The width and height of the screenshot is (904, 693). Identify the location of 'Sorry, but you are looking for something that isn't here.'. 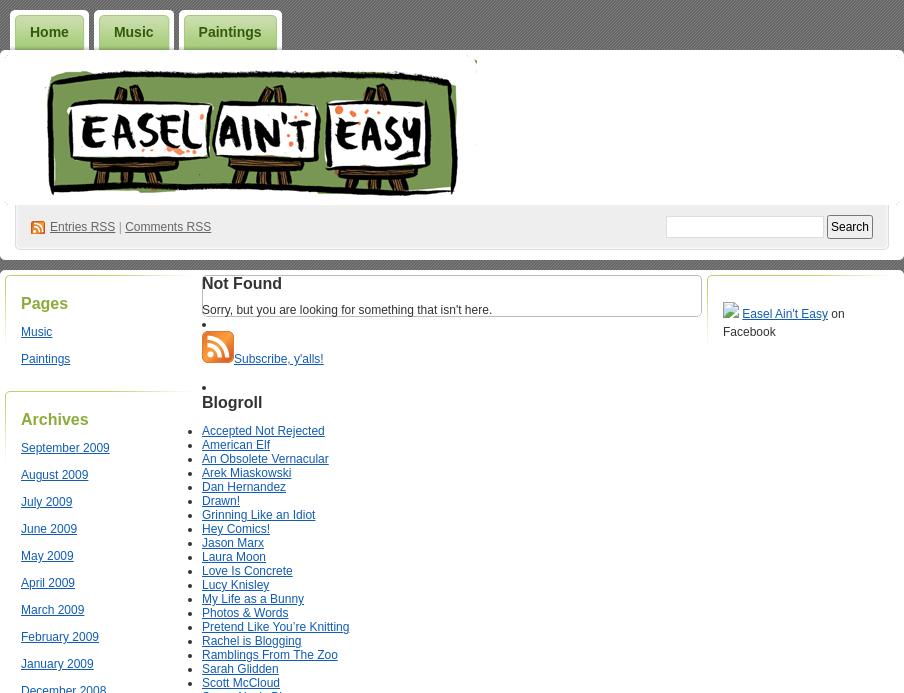
(345, 309).